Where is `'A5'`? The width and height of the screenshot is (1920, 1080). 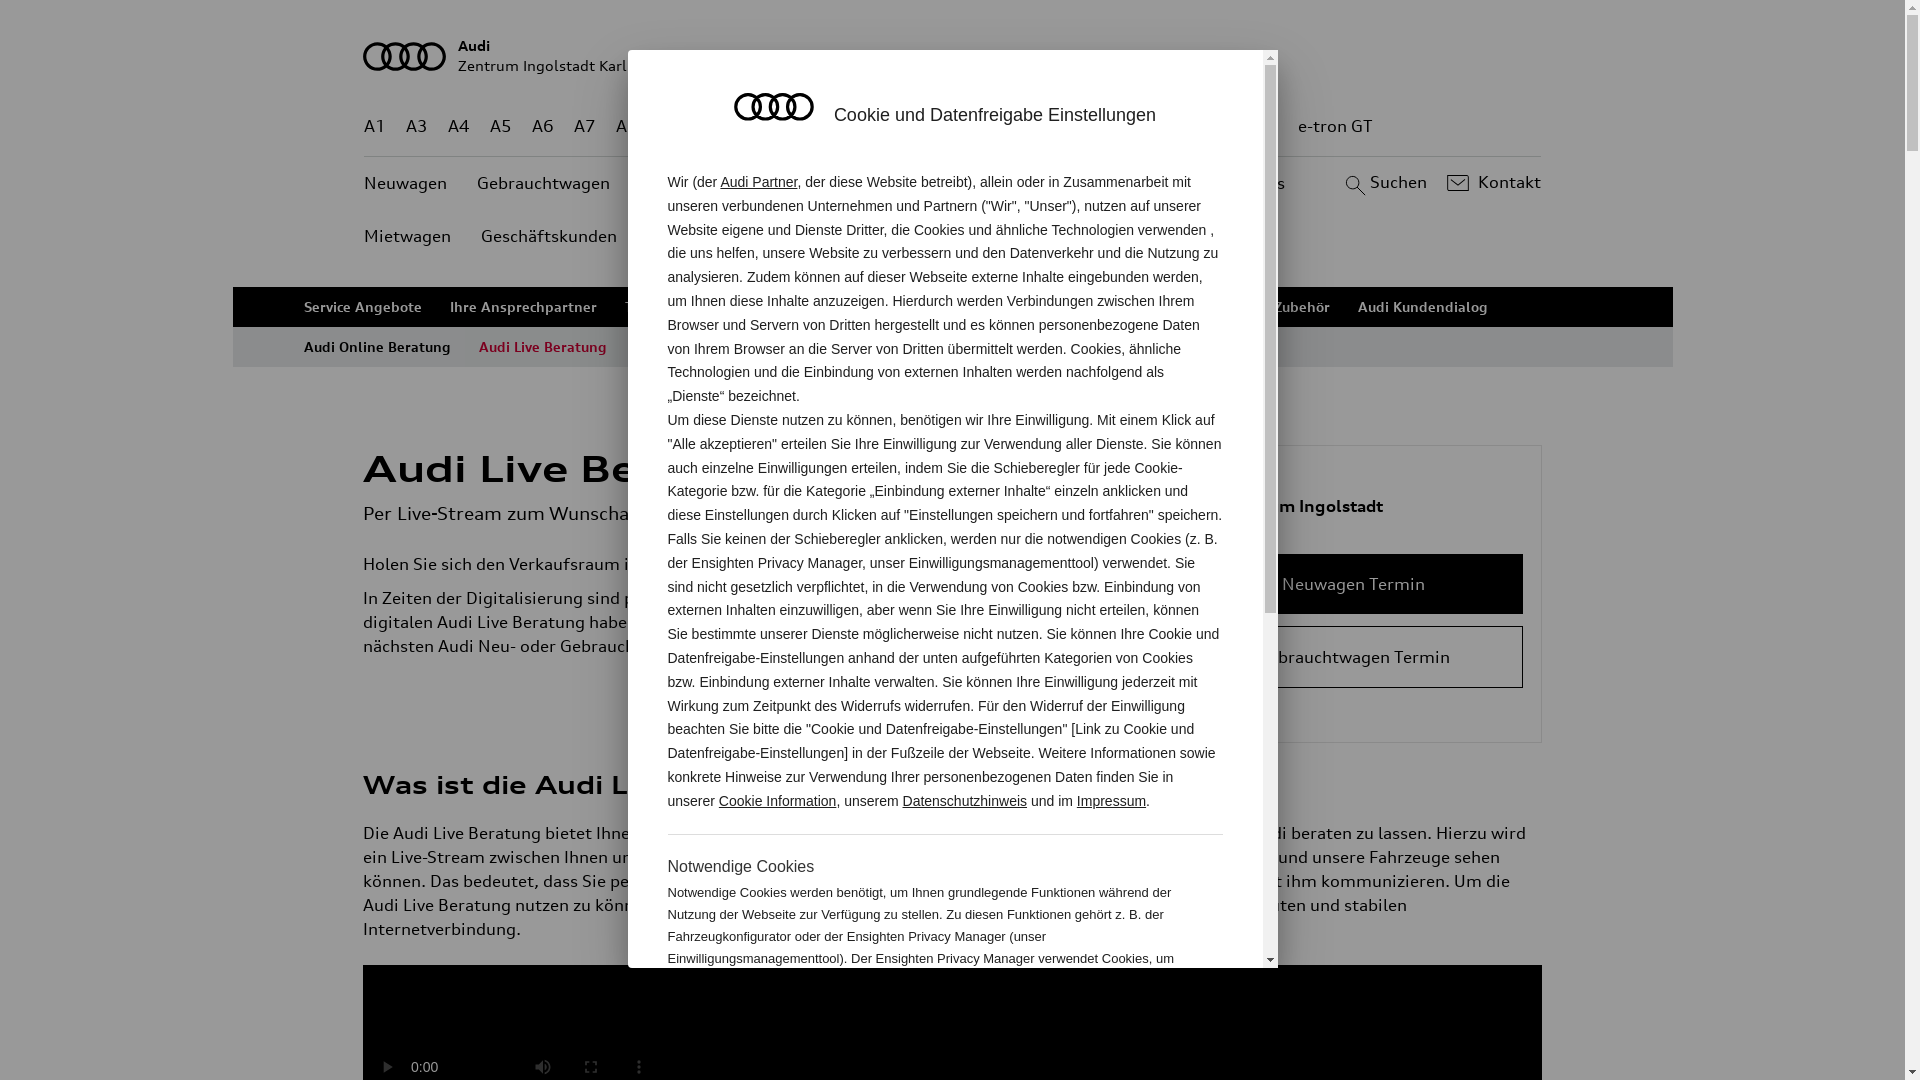 'A5' is located at coordinates (500, 126).